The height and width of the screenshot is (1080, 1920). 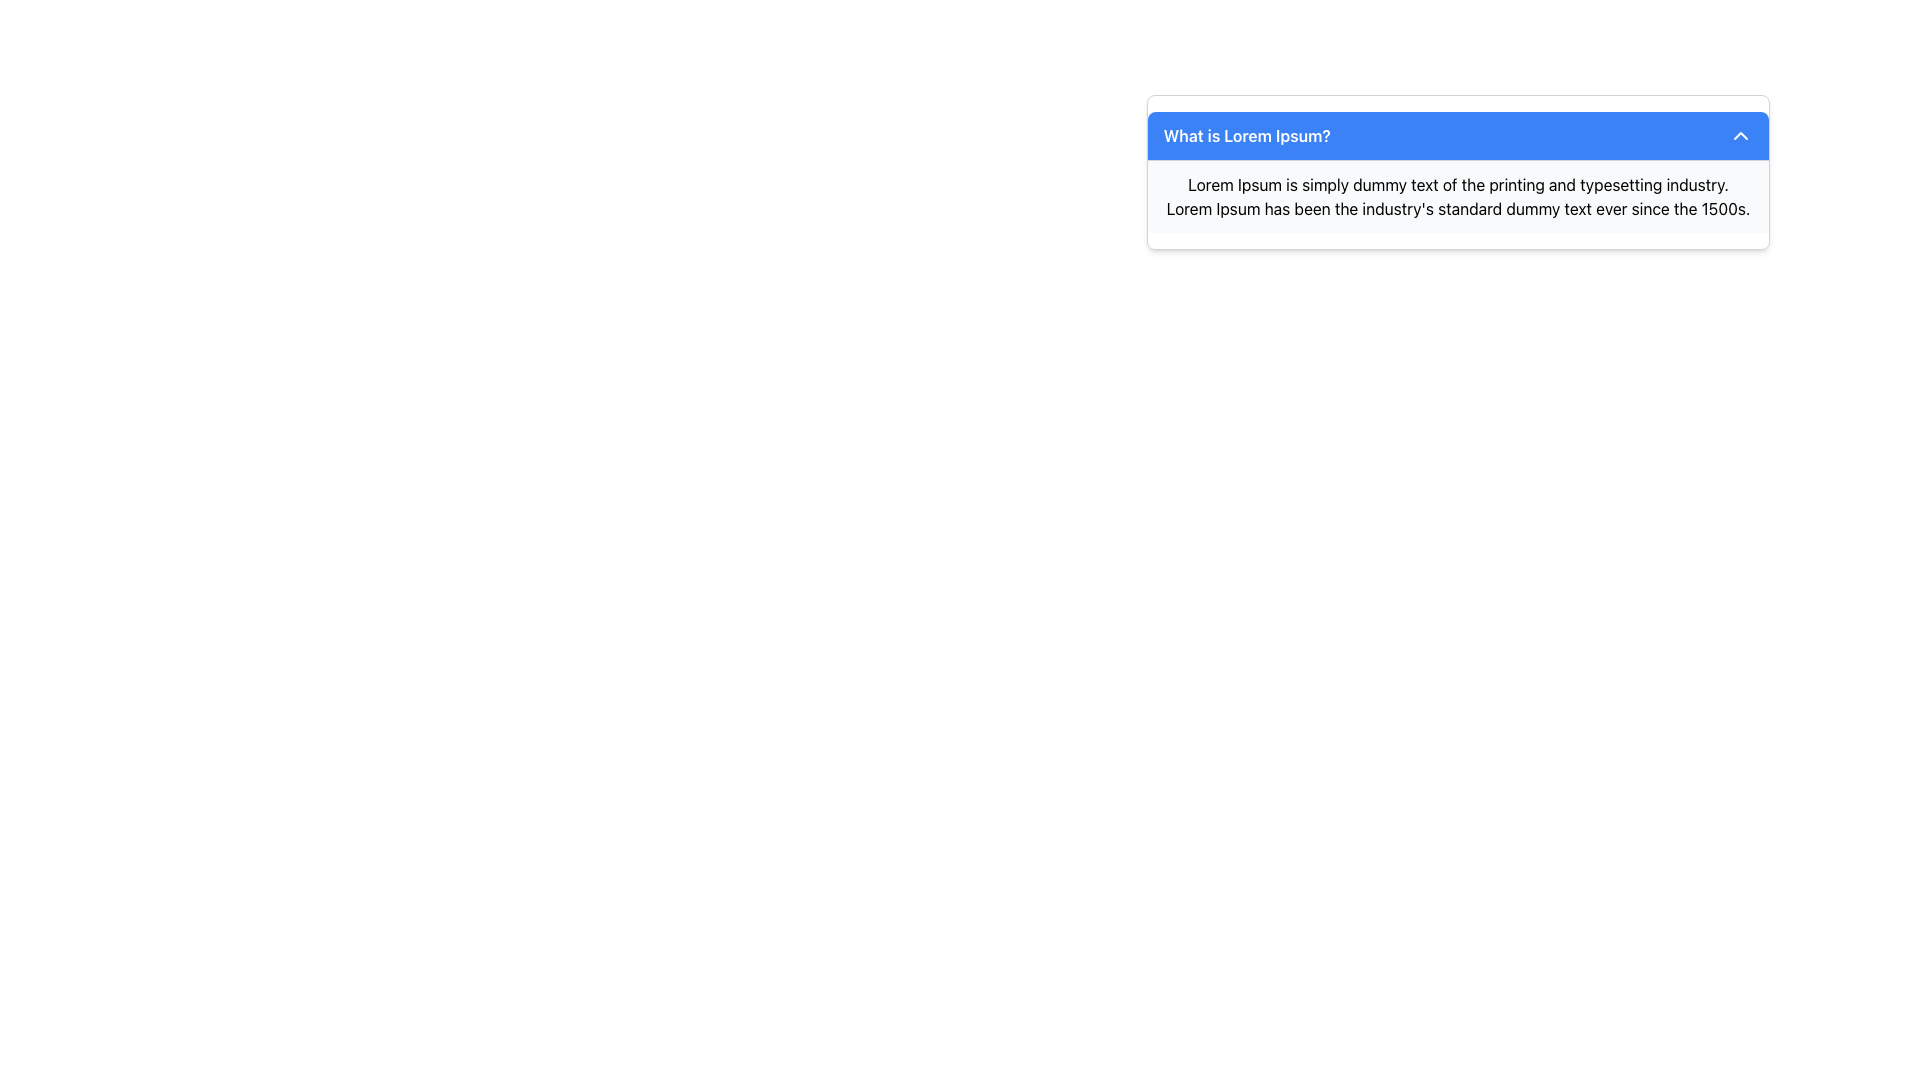 I want to click on the text block with a light gray background explaining the origin of 'Lorem Ipsum', positioned below the blue header titled 'What is Lorem Ipsum?', so click(x=1458, y=196).